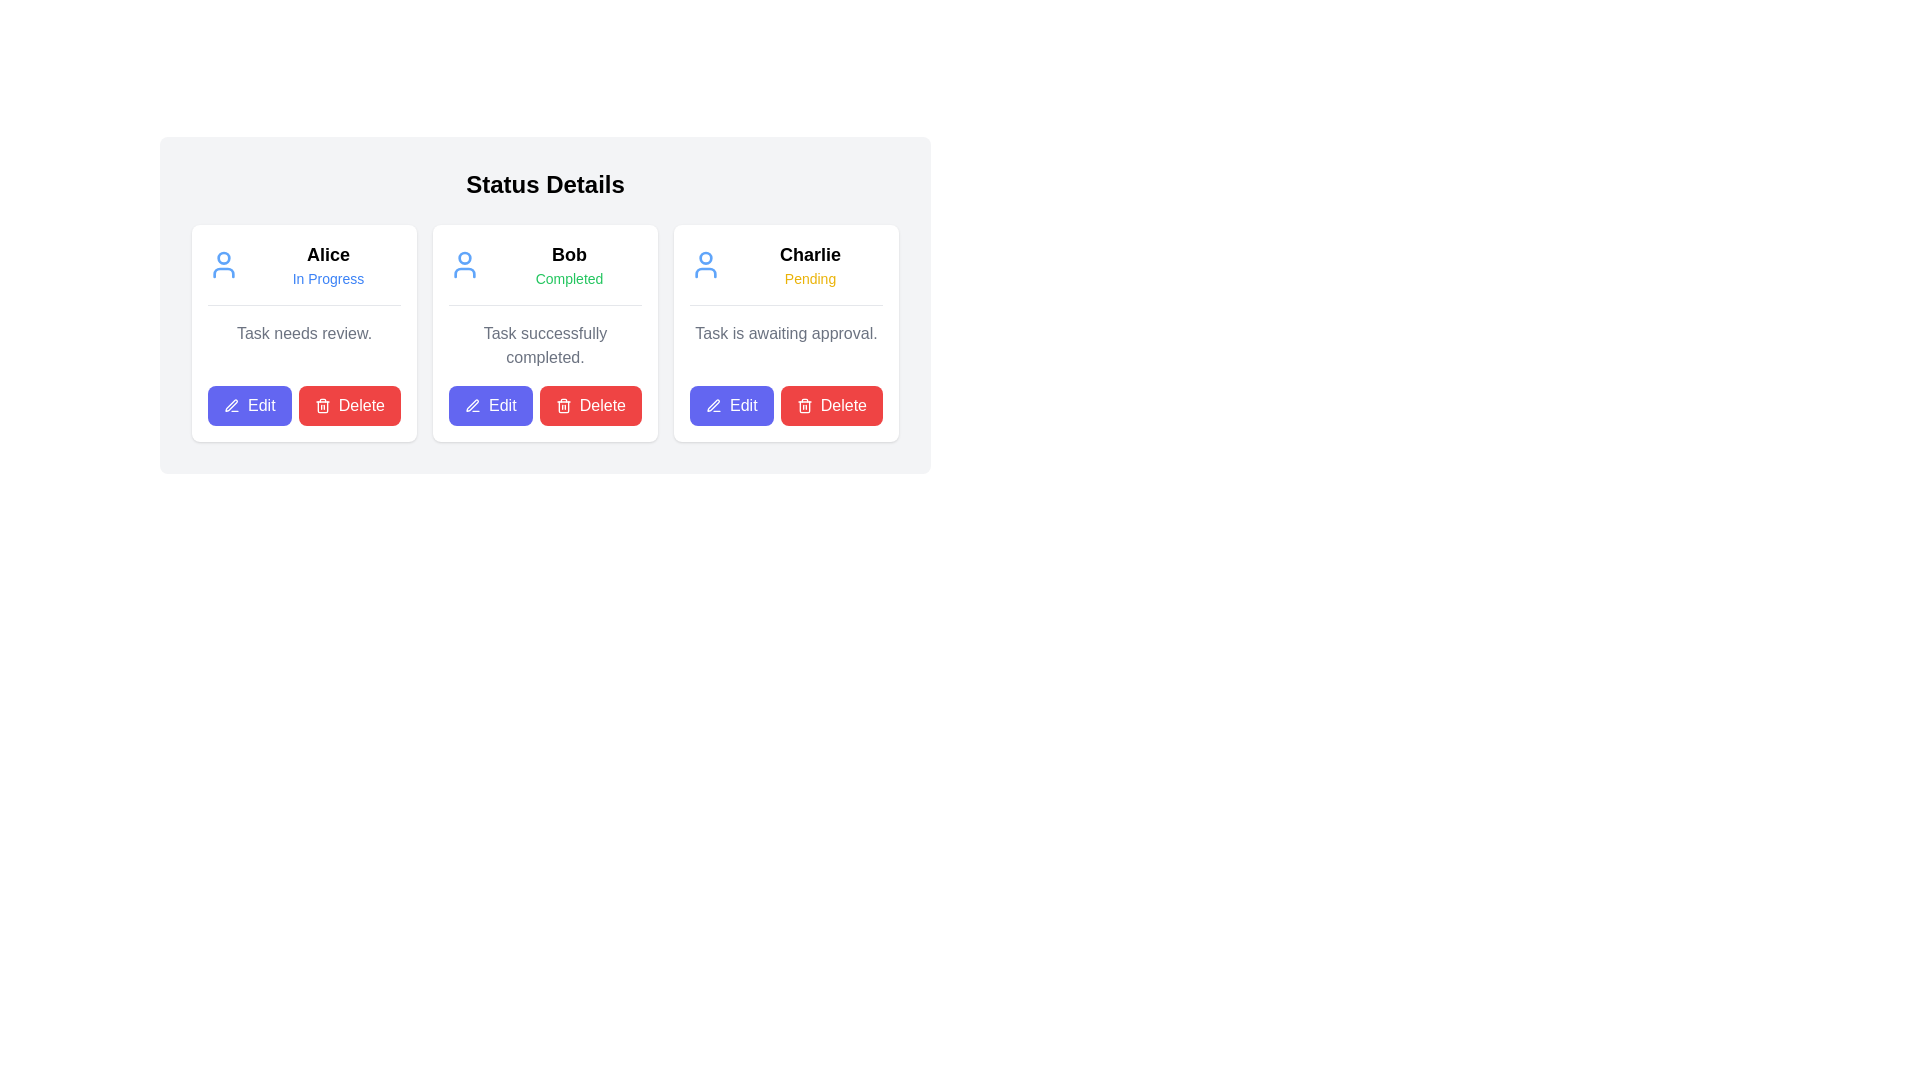 This screenshot has height=1080, width=1920. Describe the element at coordinates (714, 405) in the screenshot. I see `the pen-shaped icon within the 'Edit' button at the bottom-left corner of the card under 'Charlie'` at that location.